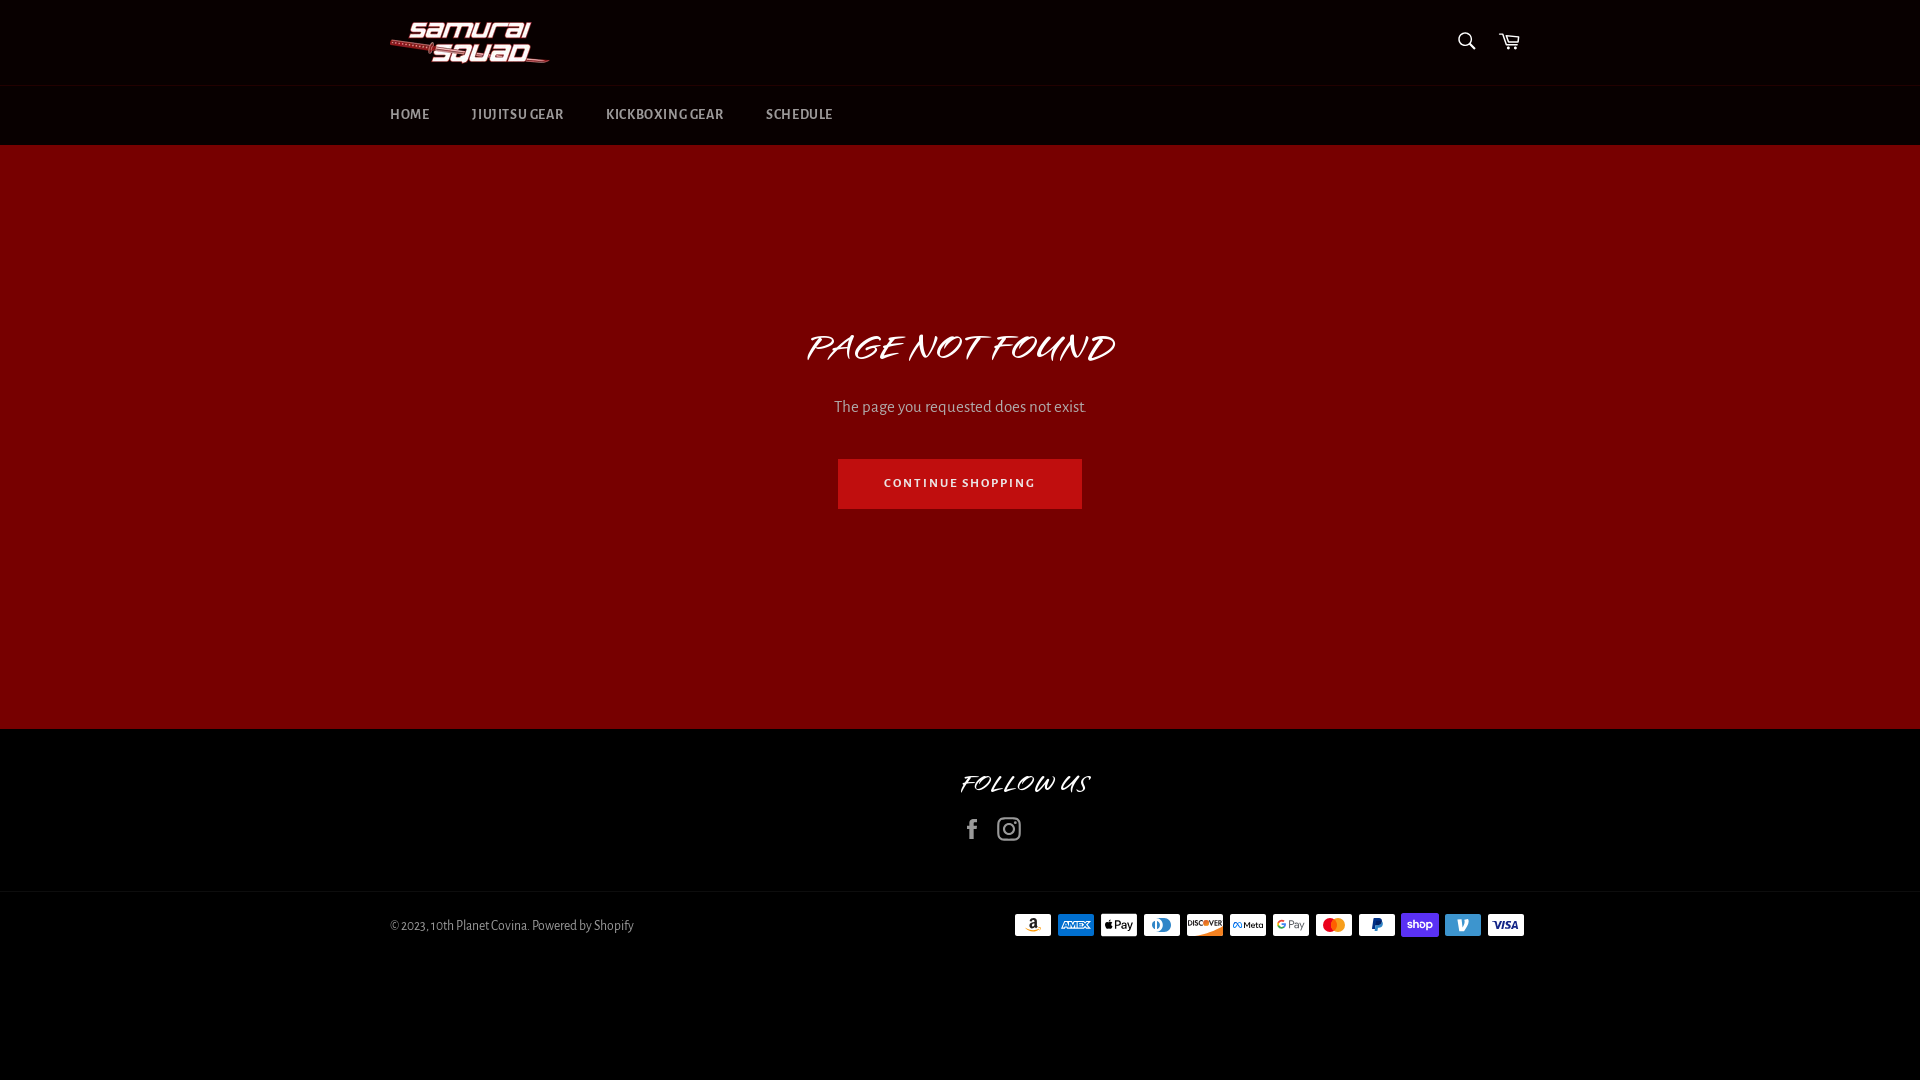 The width and height of the screenshot is (1920, 1080). What do you see at coordinates (960, 483) in the screenshot?
I see `'CONTINUE SHOPPING'` at bounding box center [960, 483].